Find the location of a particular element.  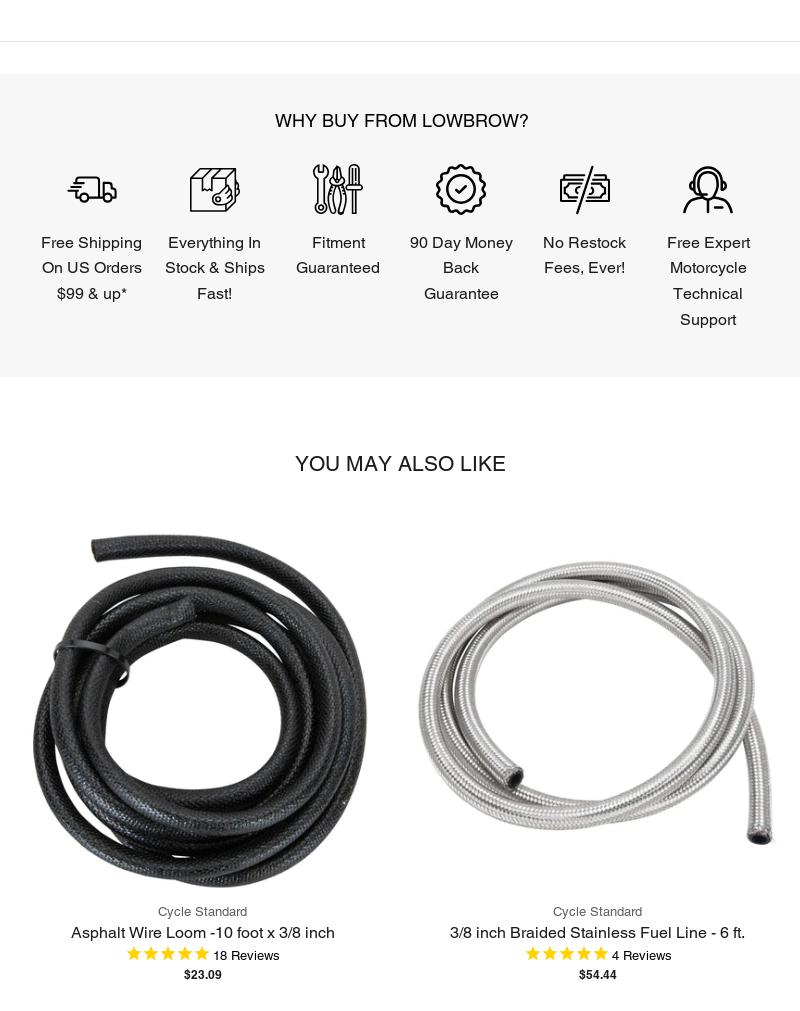

'BRANDS' is located at coordinates (125, 365).